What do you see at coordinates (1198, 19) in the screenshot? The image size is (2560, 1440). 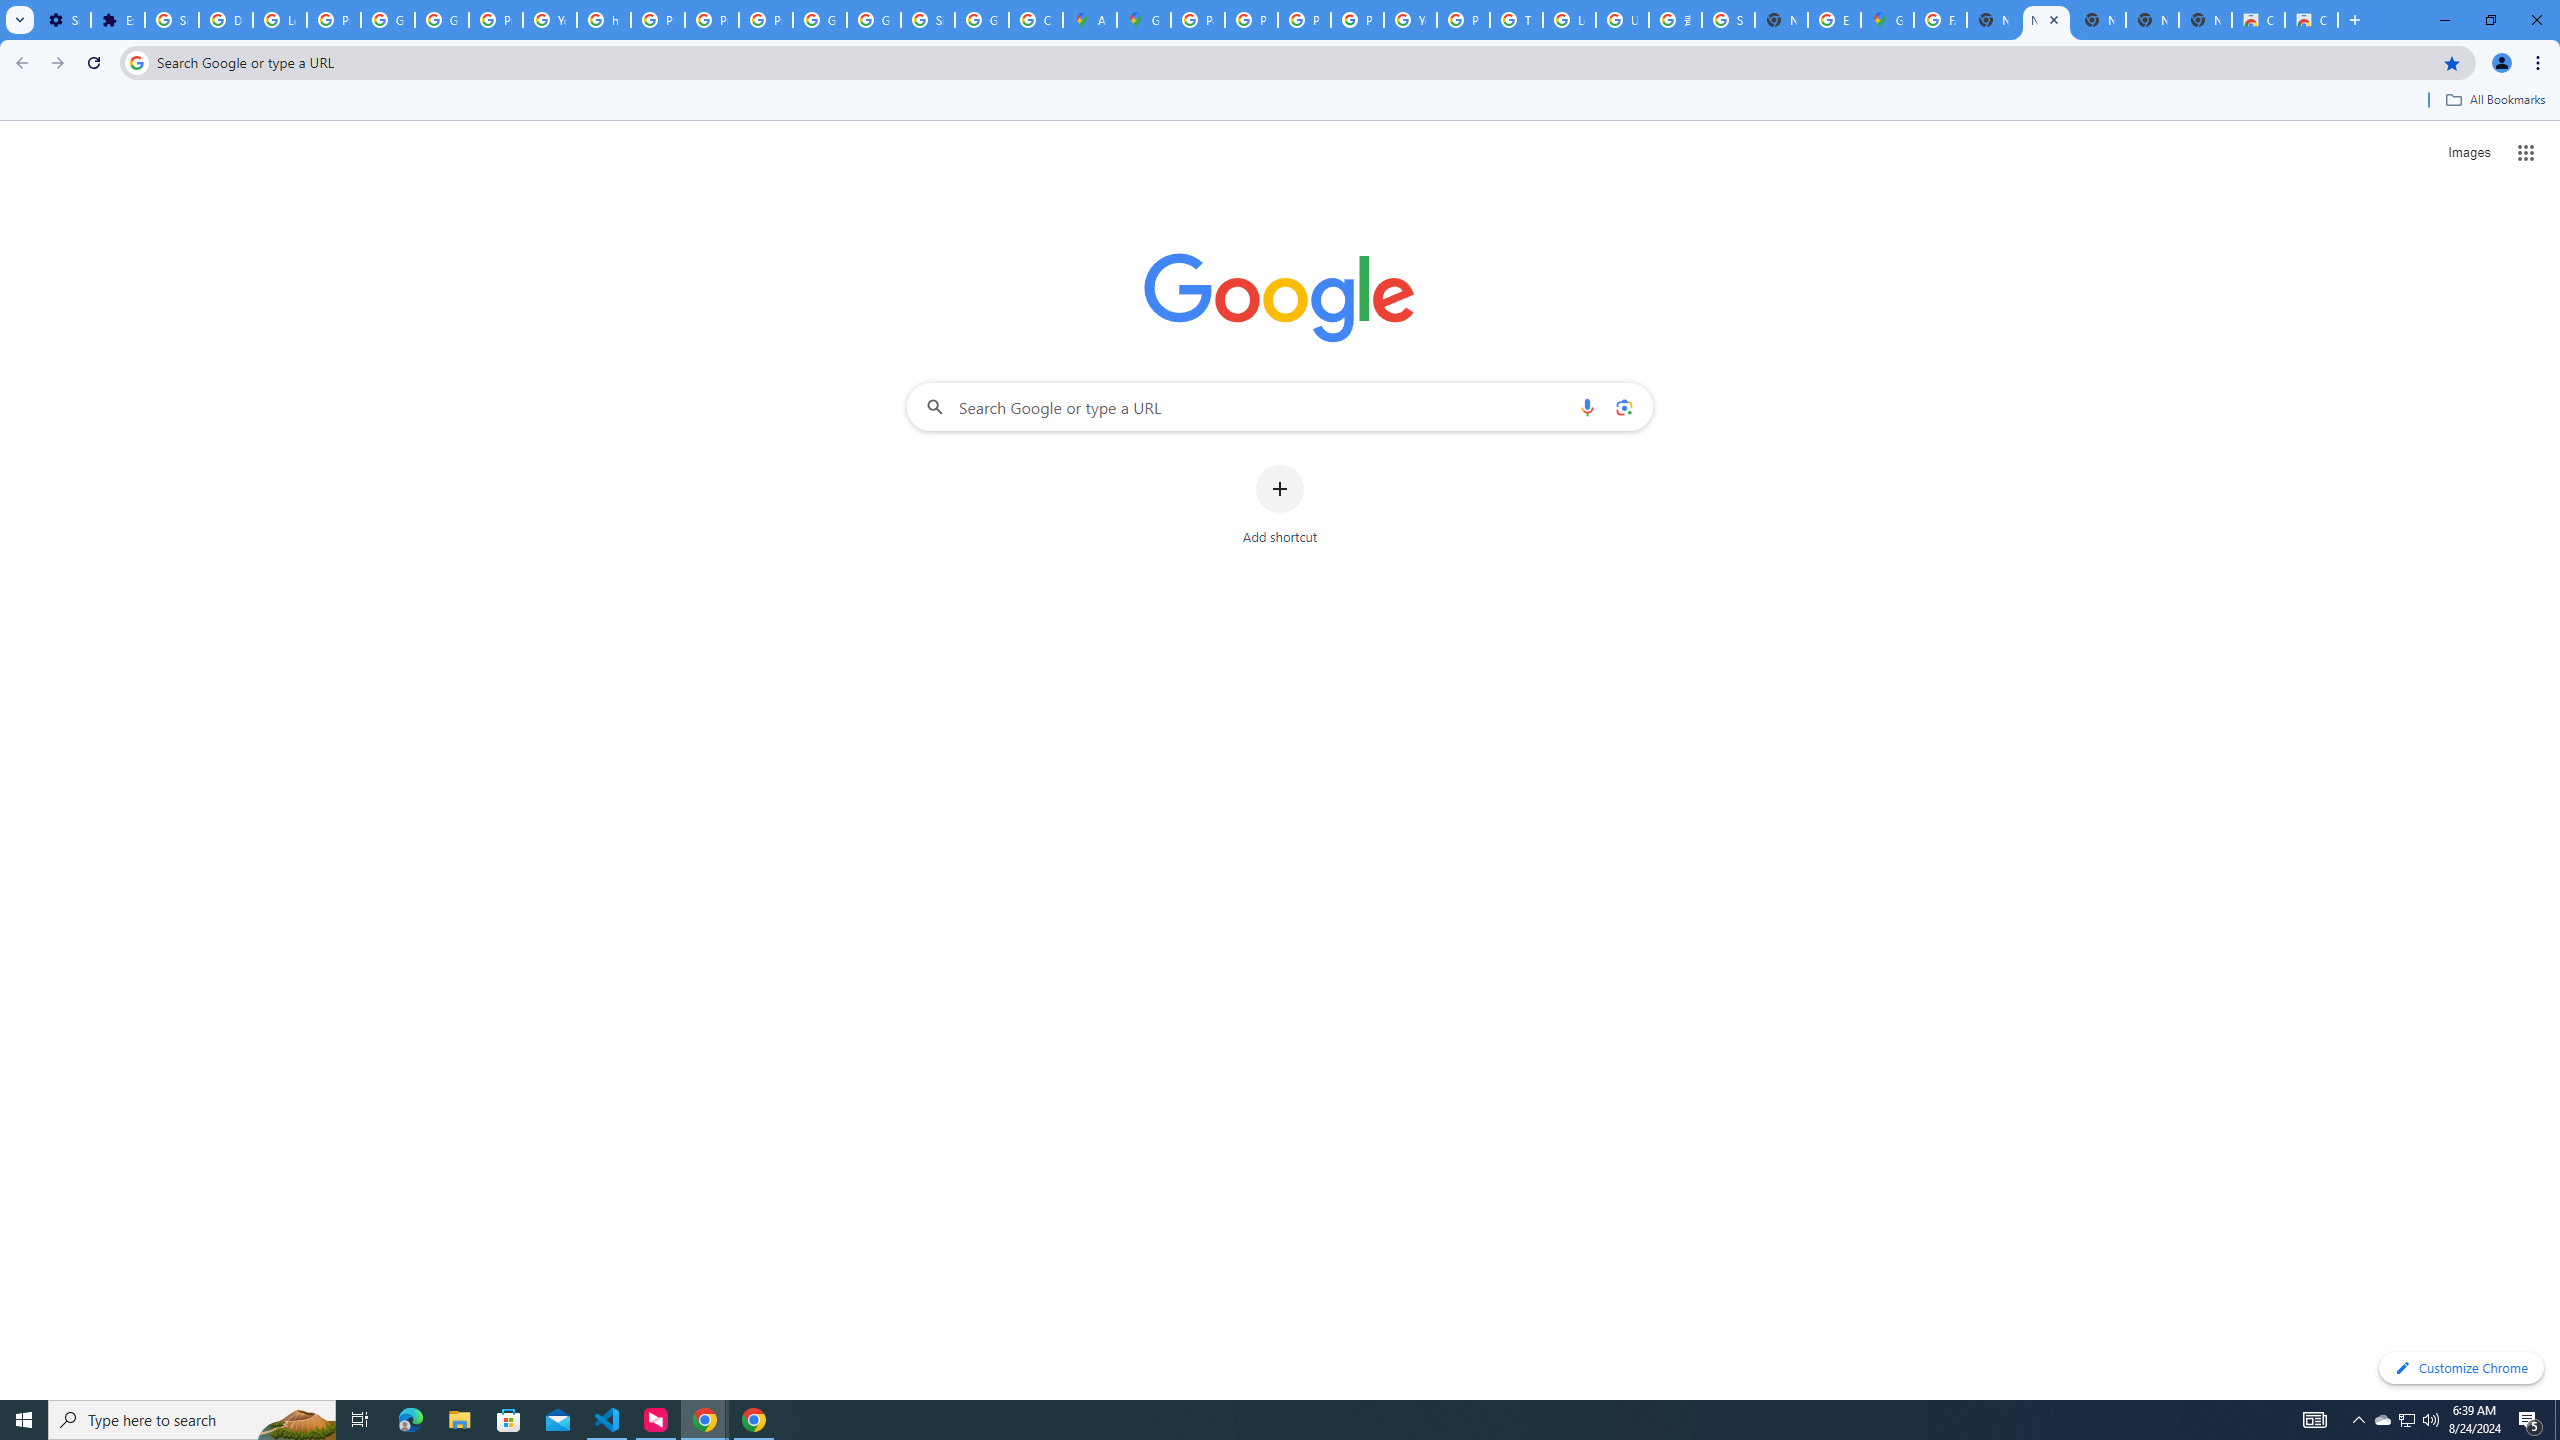 I see `'Policy Accountability and Transparency - Transparency Center'` at bounding box center [1198, 19].